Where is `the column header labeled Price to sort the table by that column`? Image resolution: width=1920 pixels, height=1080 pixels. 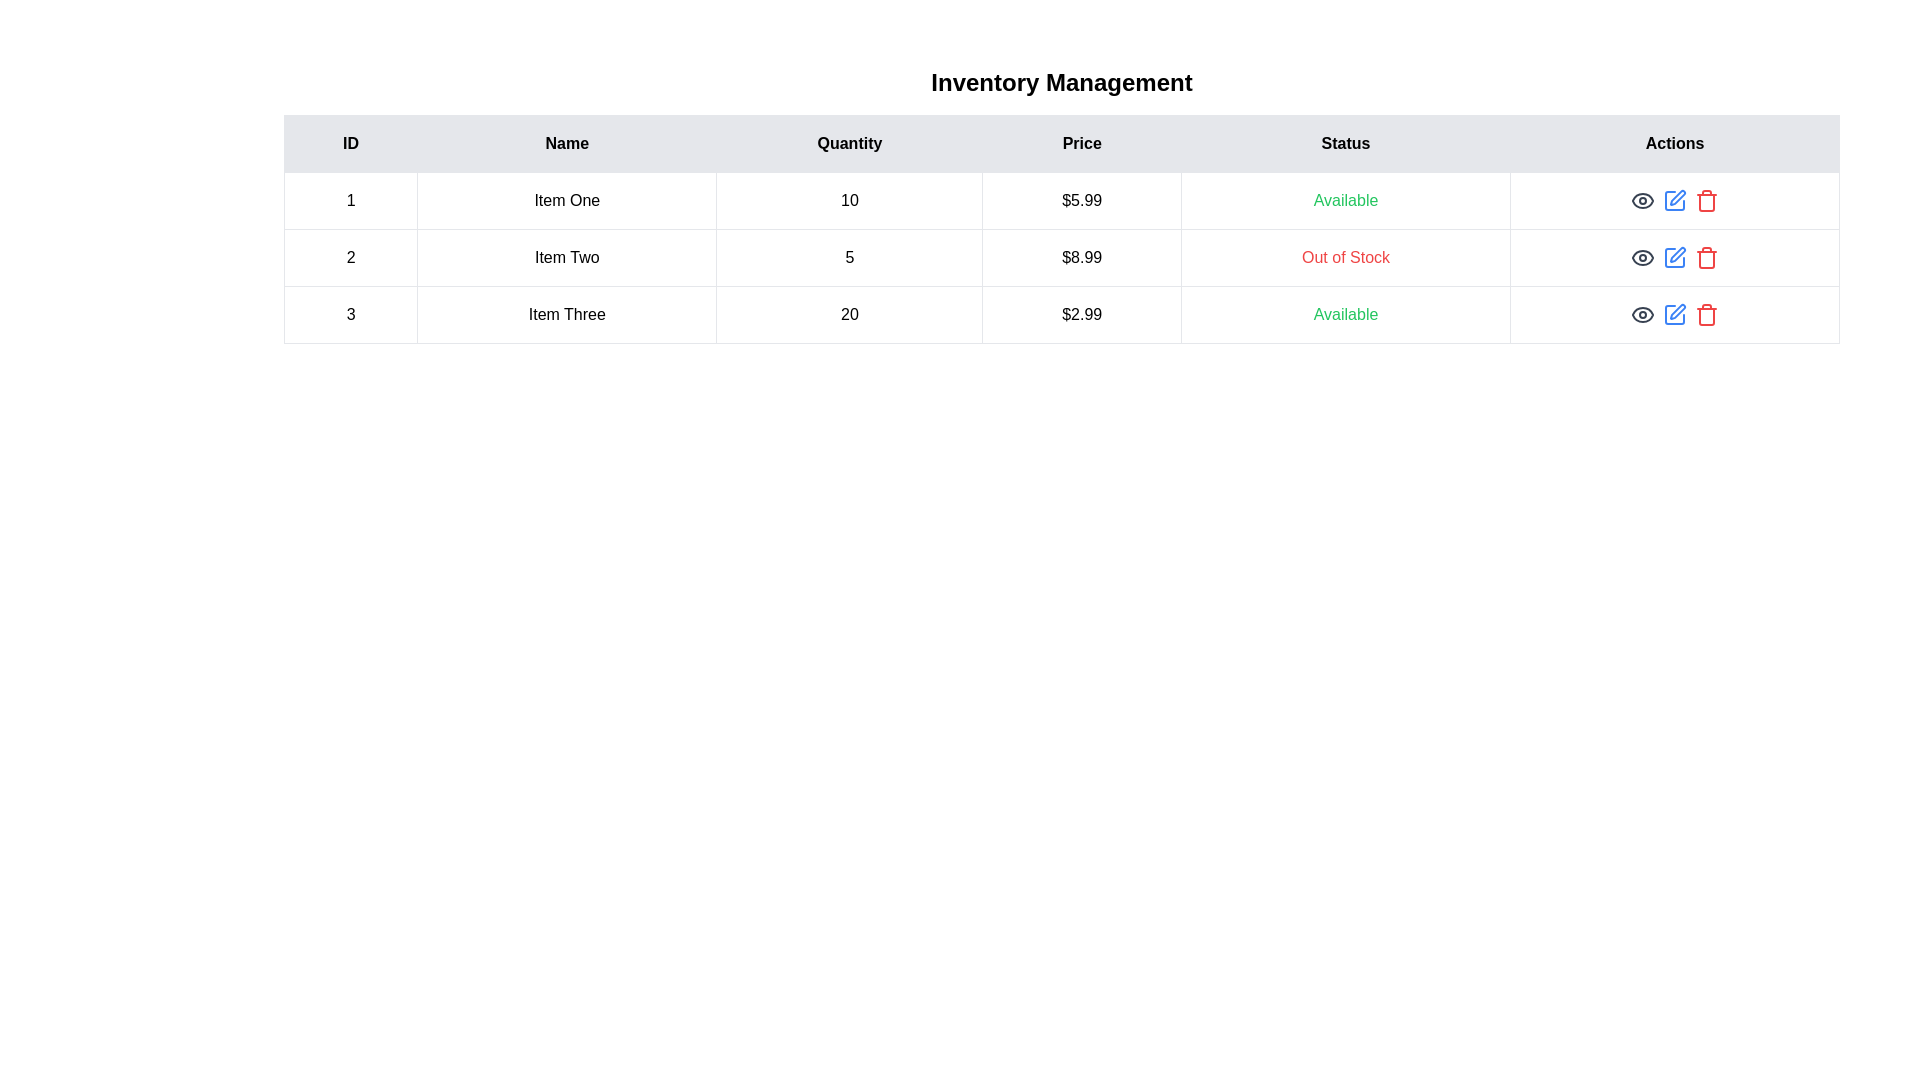
the column header labeled Price to sort the table by that column is located at coordinates (1080, 142).